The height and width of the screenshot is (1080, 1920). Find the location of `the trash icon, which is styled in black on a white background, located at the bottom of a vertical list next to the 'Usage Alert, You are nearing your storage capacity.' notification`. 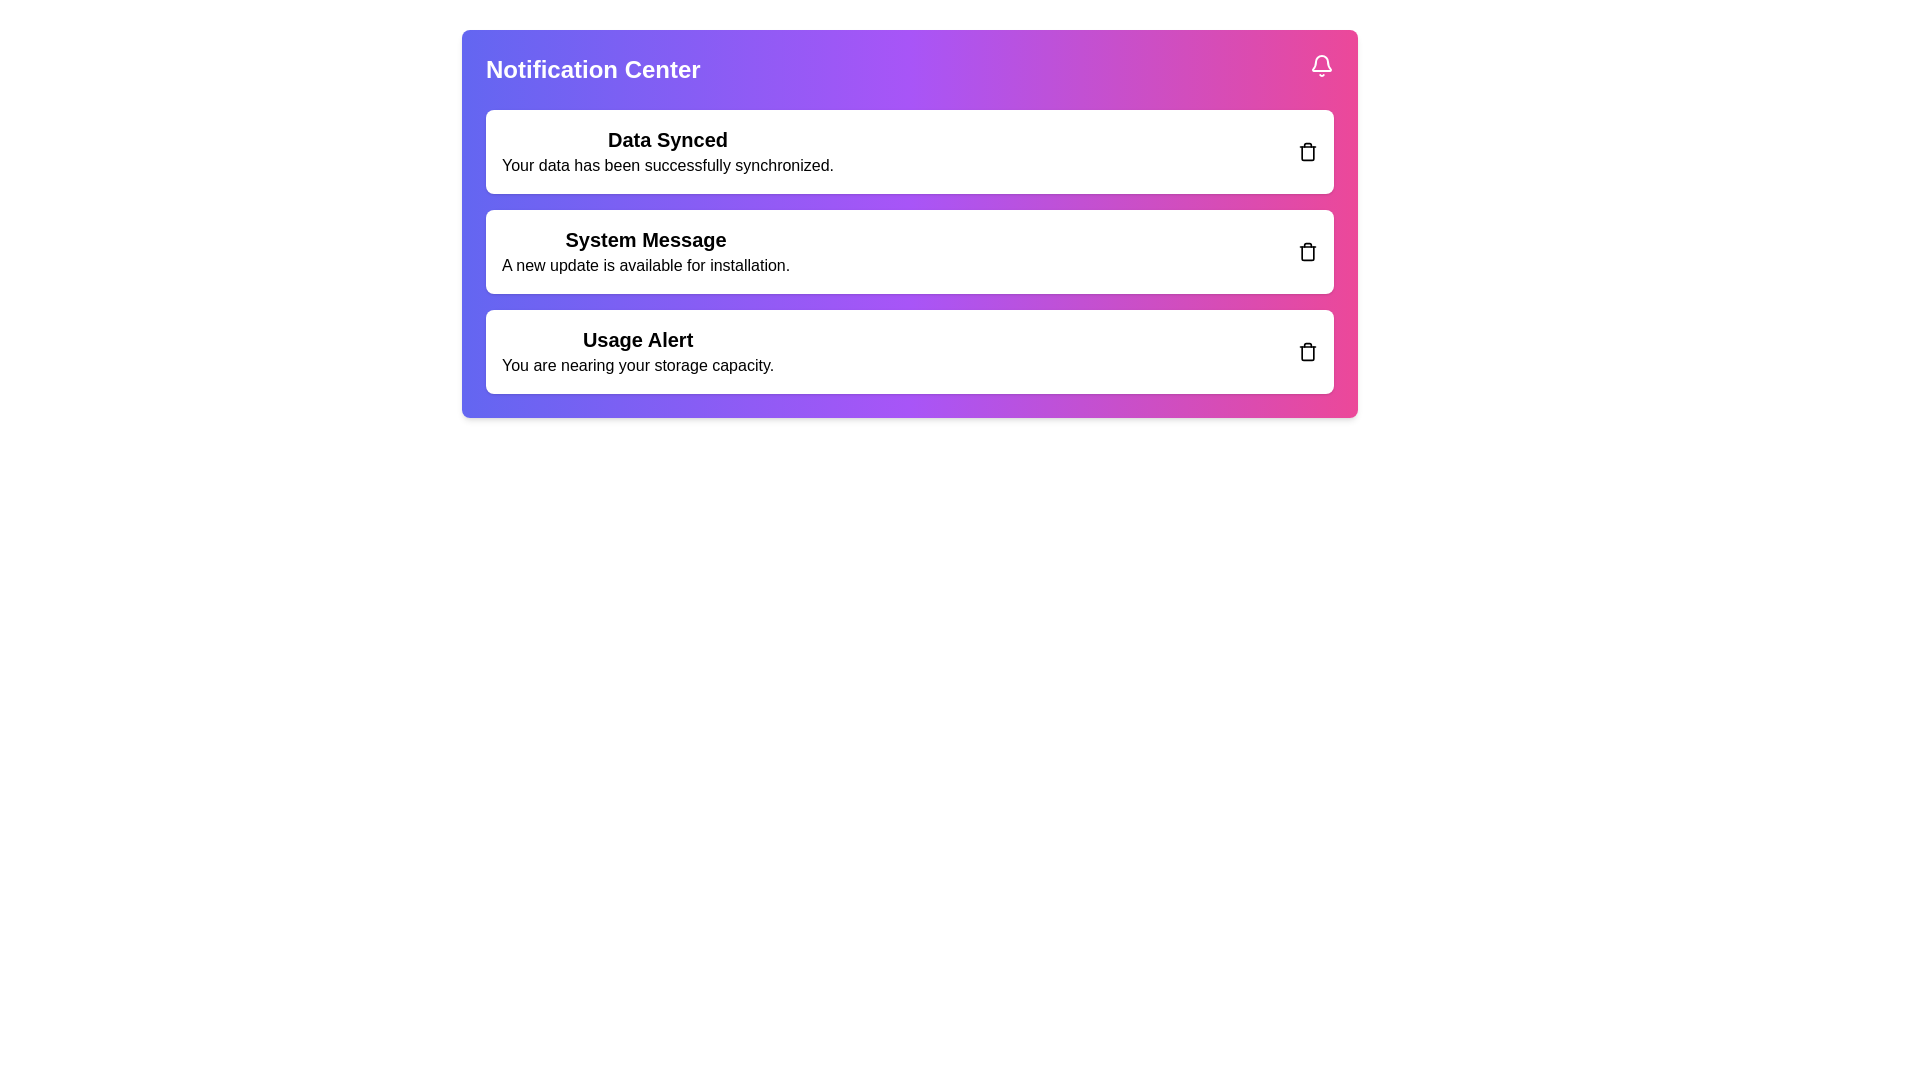

the trash icon, which is styled in black on a white background, located at the bottom of a vertical list next to the 'Usage Alert, You are nearing your storage capacity.' notification is located at coordinates (1308, 350).